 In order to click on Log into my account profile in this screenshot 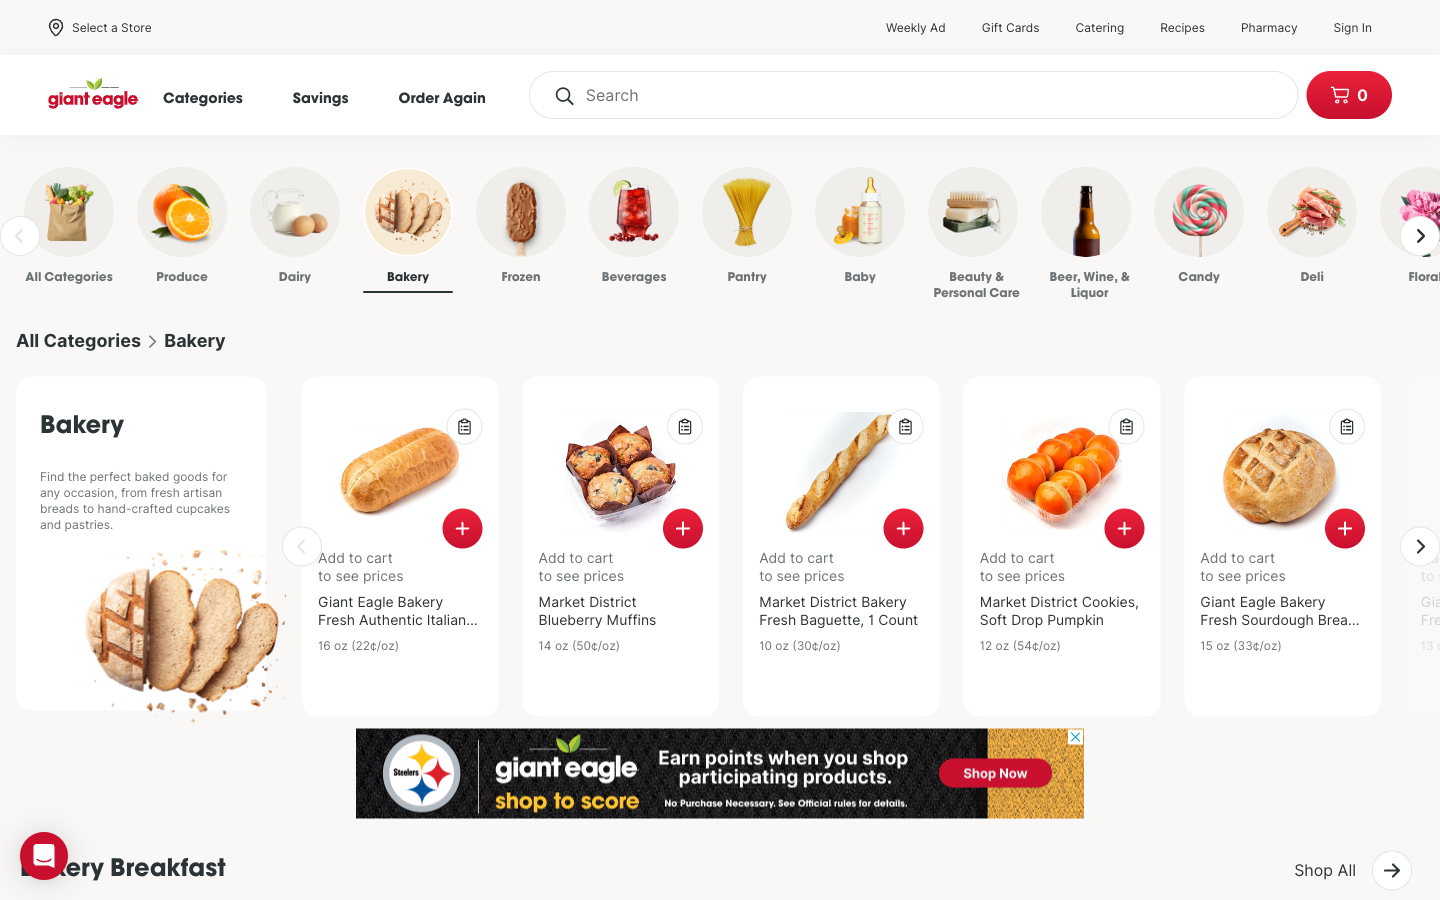, I will do `click(1361, 26)`.